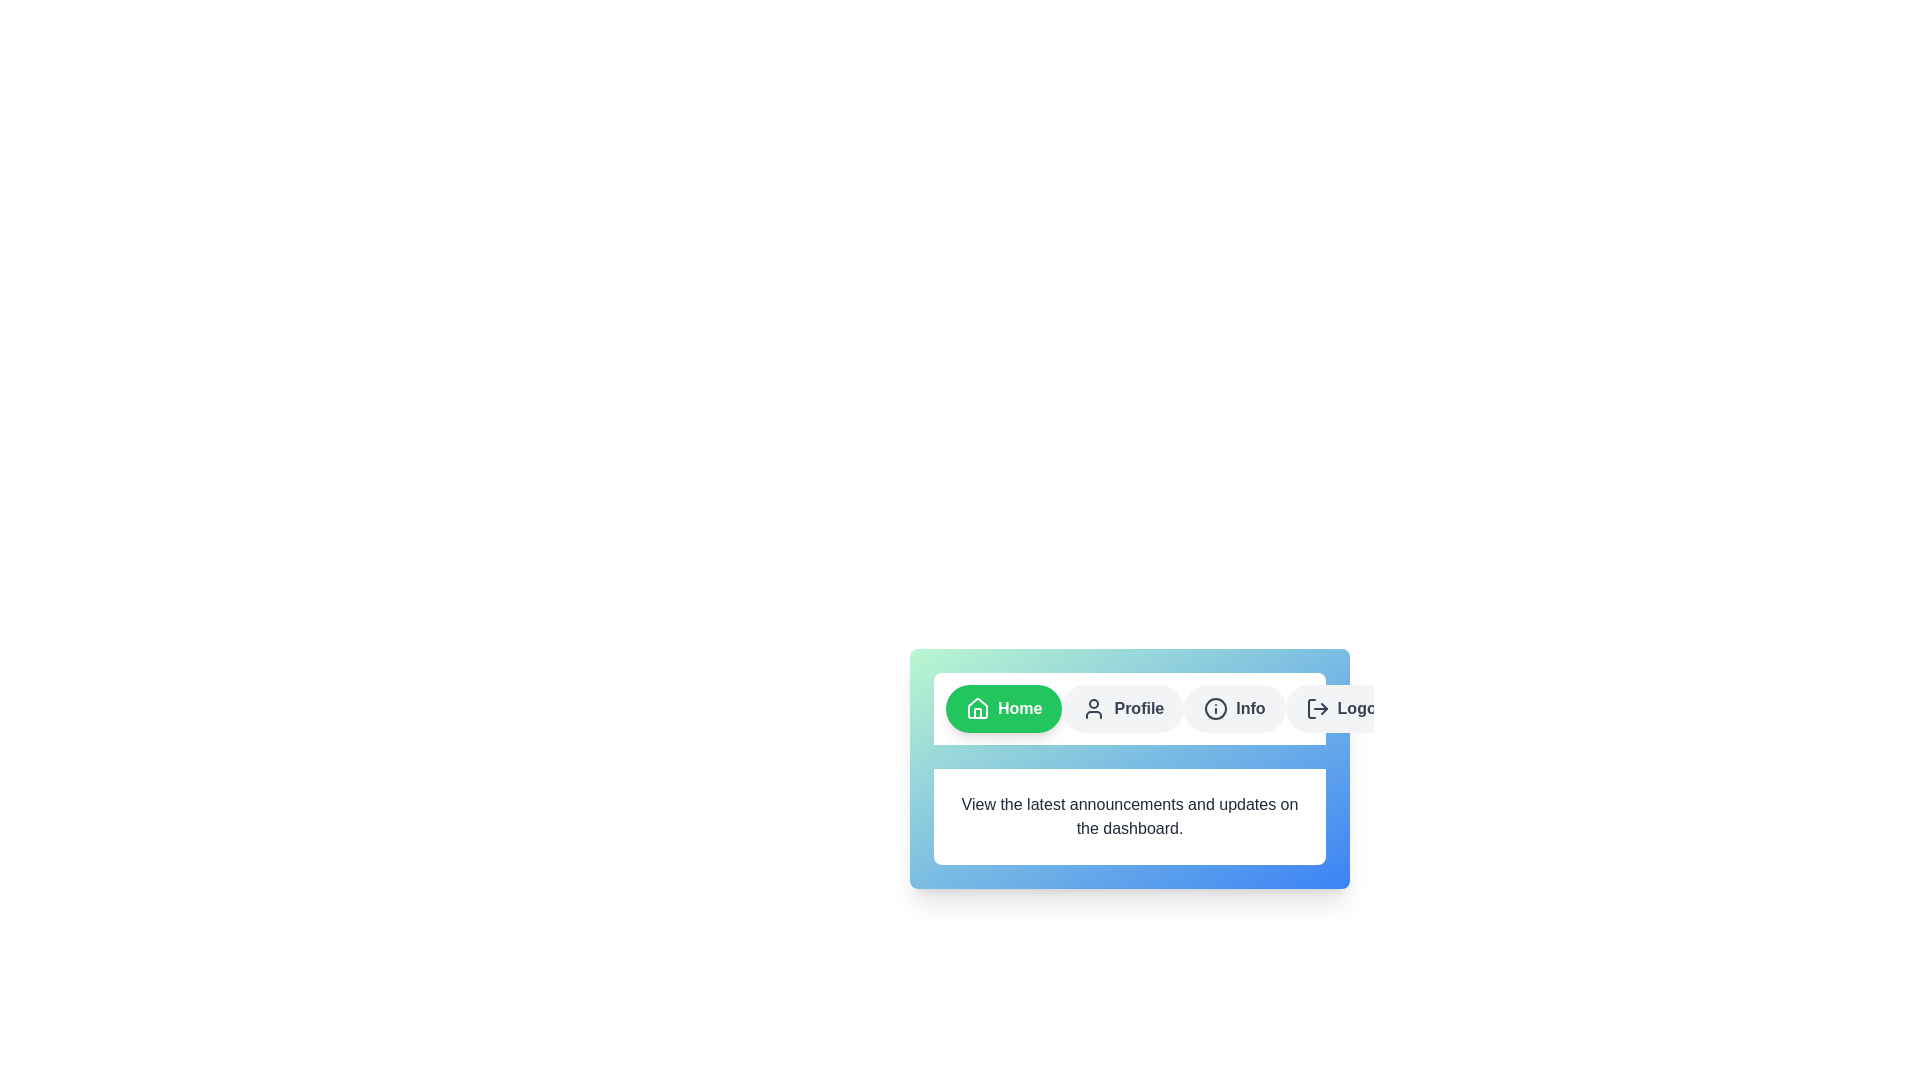  I want to click on the 'Info' text label located to the right of the information icon within the navigation area, so click(1249, 708).